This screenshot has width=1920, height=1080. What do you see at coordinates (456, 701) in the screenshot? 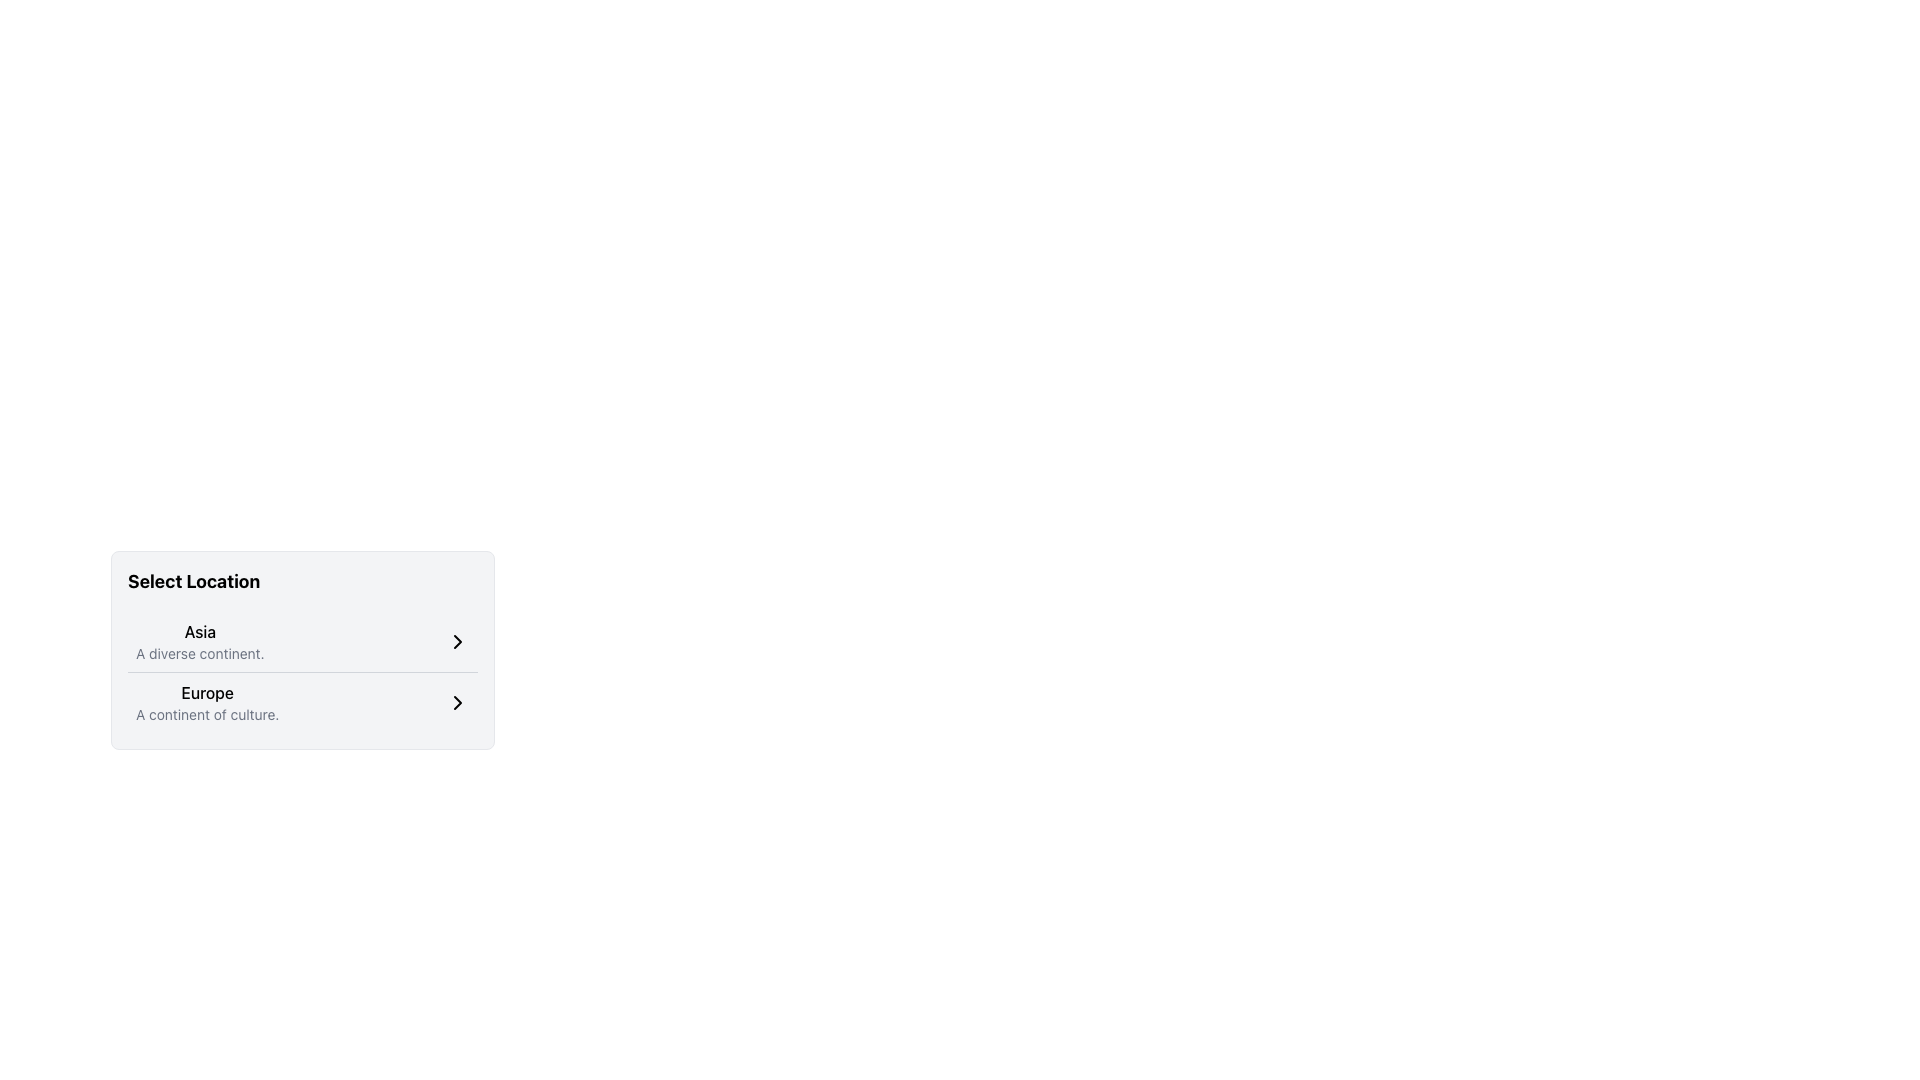
I see `the chevron icon located at the far-right side of the 'Europe' list item, which indicates an interactive action related to the 'Europe' item` at bounding box center [456, 701].